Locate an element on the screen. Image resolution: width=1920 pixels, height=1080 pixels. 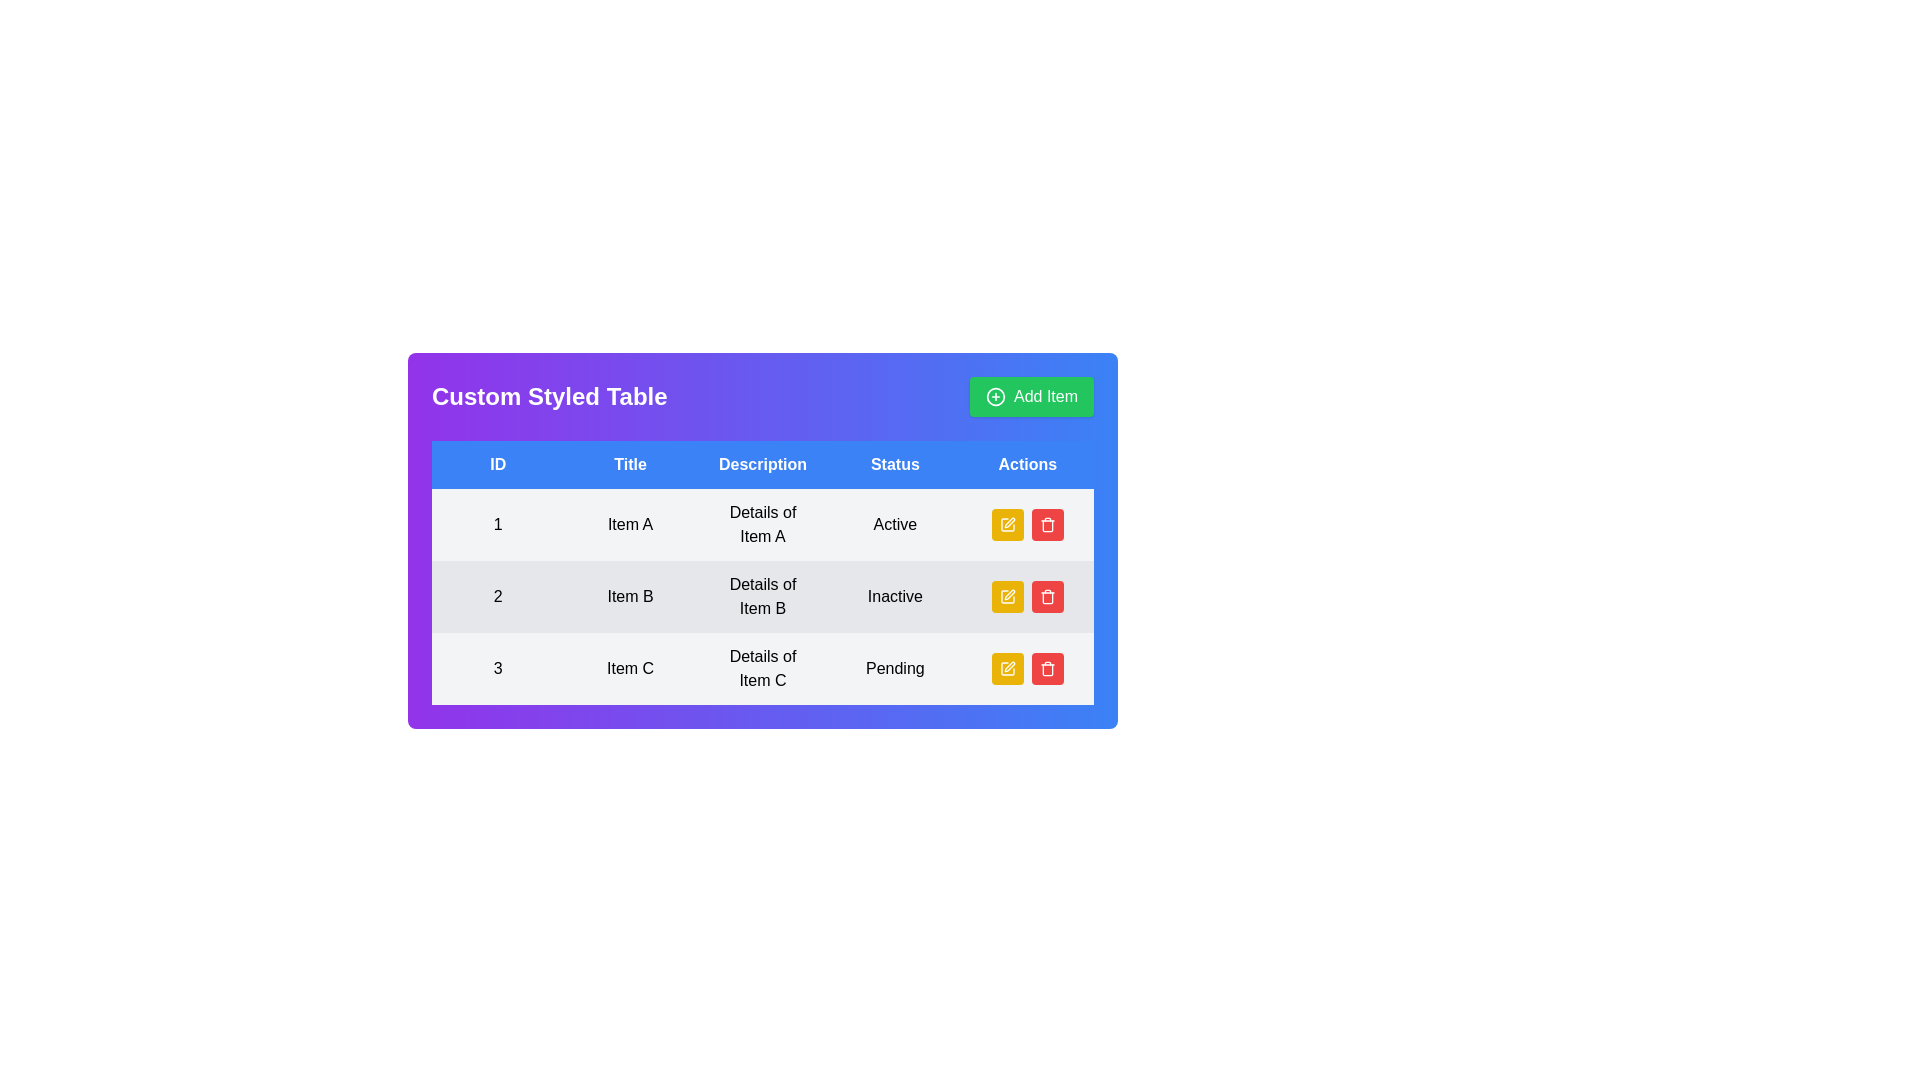
the header label that signifies the titles column in the table, located between the 'ID' and 'Description' columns is located at coordinates (629, 465).